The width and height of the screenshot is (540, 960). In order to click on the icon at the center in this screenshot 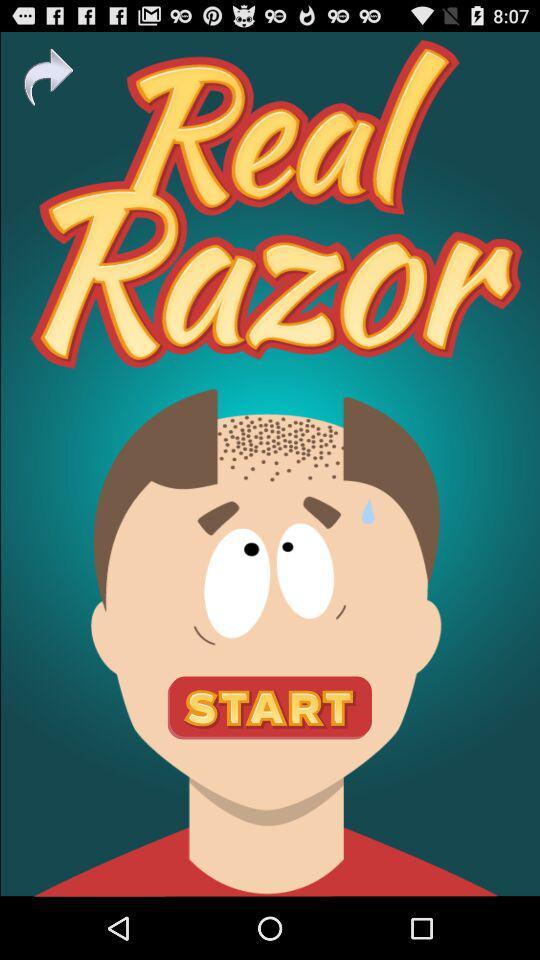, I will do `click(270, 464)`.